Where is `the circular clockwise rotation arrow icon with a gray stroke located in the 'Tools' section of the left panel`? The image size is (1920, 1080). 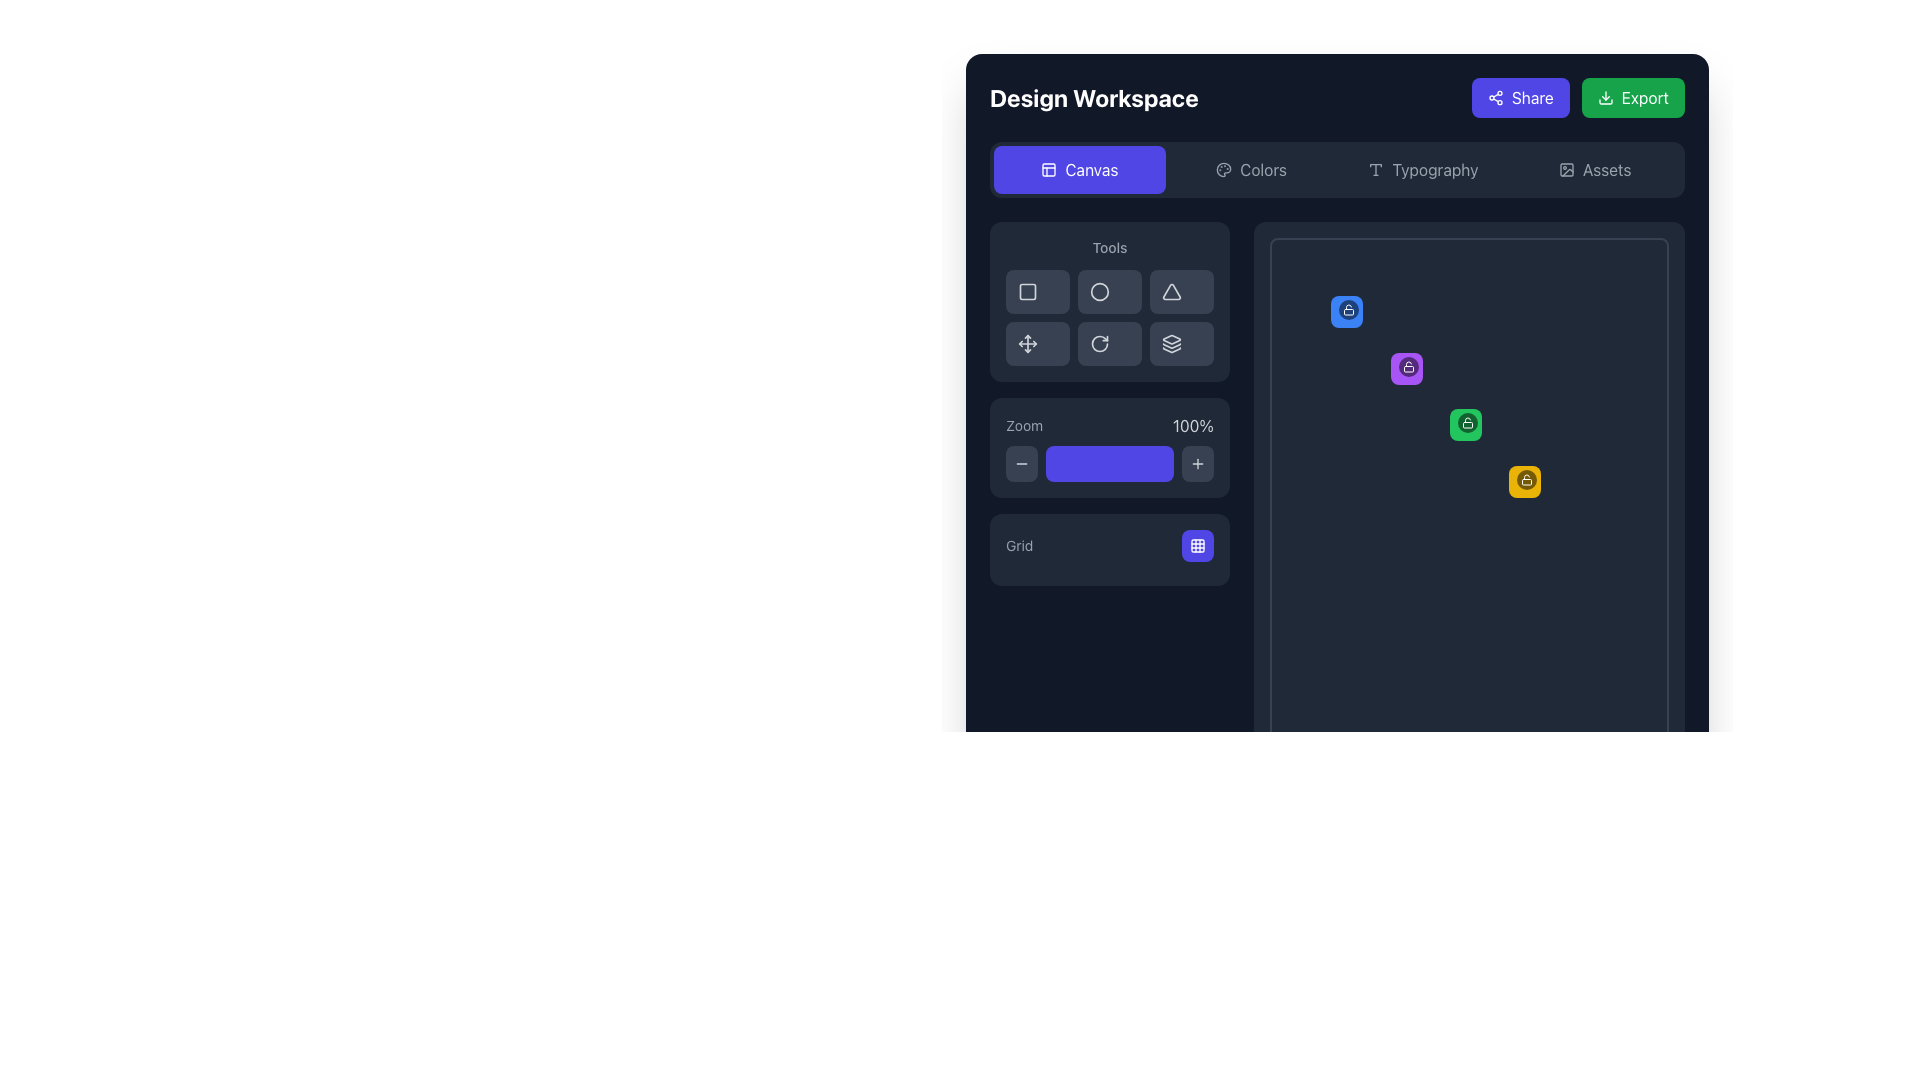 the circular clockwise rotation arrow icon with a gray stroke located in the 'Tools' section of the left panel is located at coordinates (1098, 342).